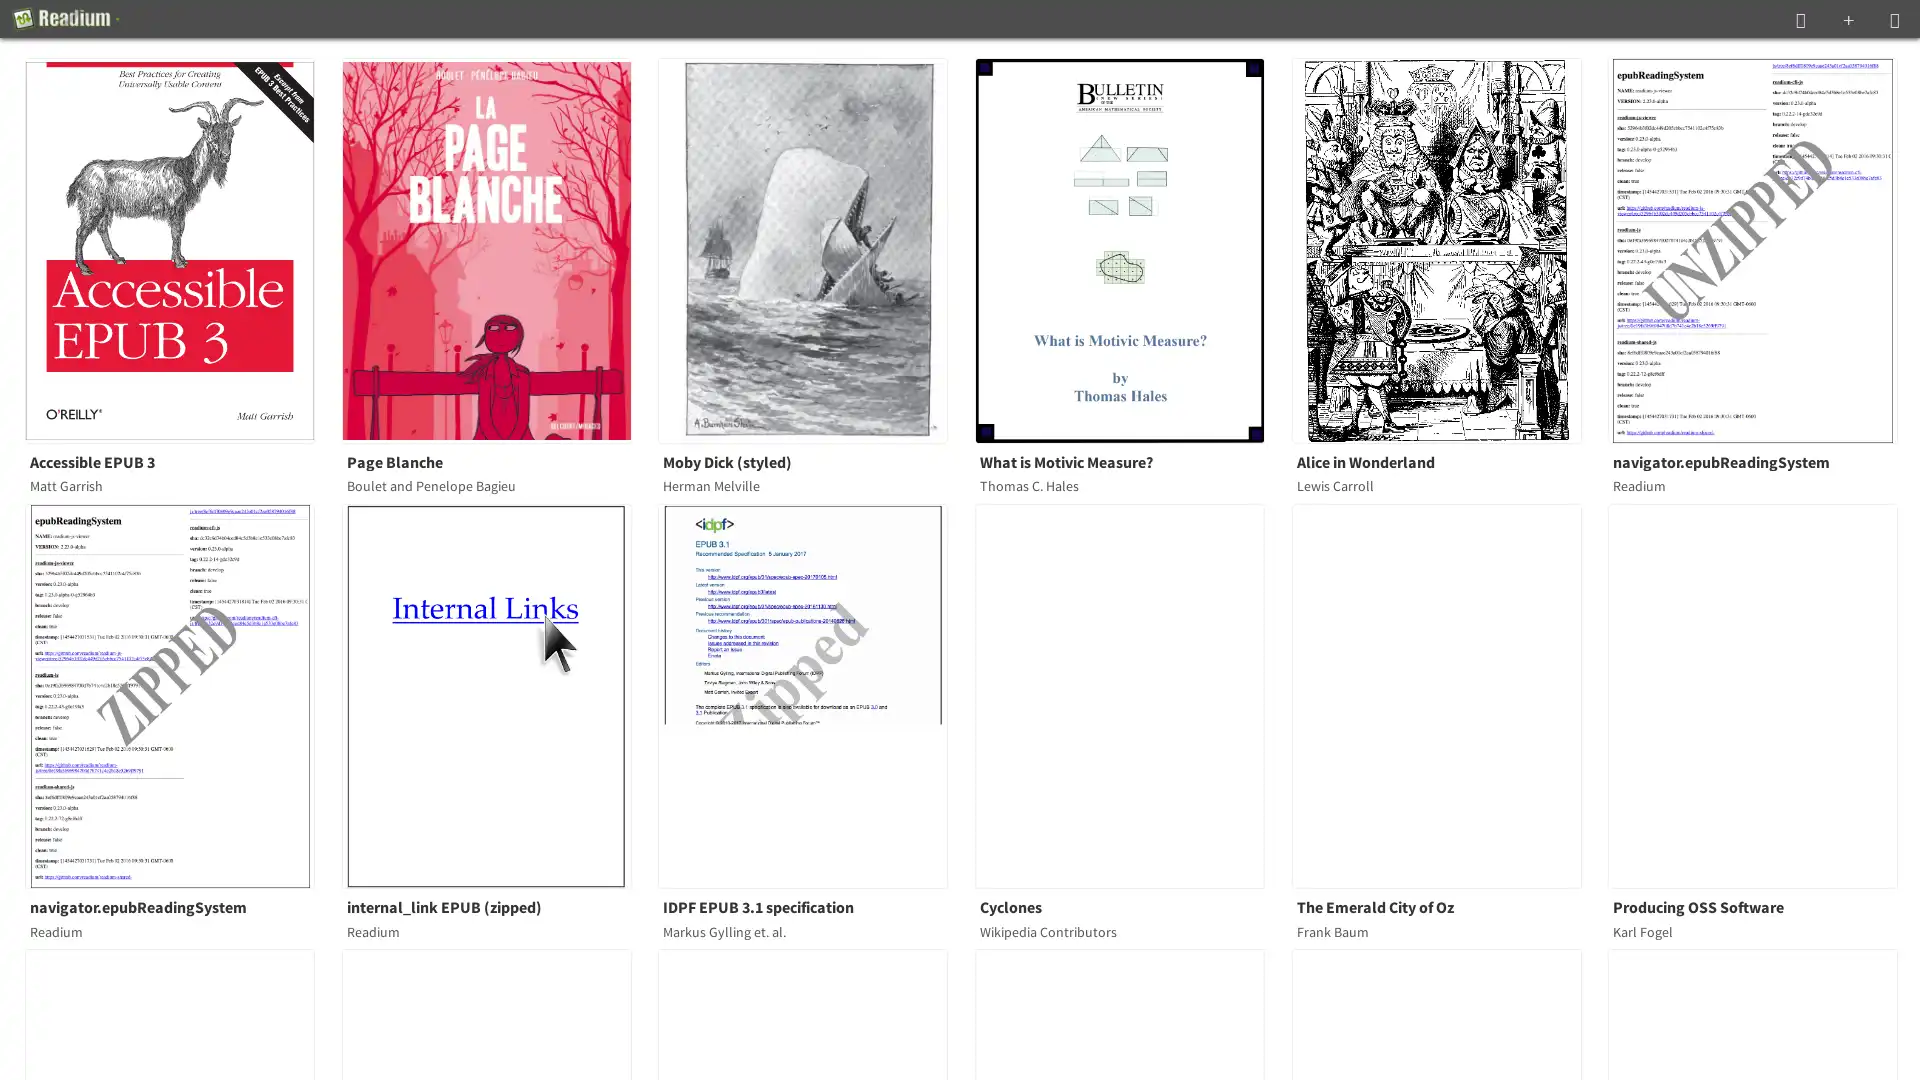 This screenshot has width=1920, height=1080. I want to click on Settings [o], so click(1894, 19).